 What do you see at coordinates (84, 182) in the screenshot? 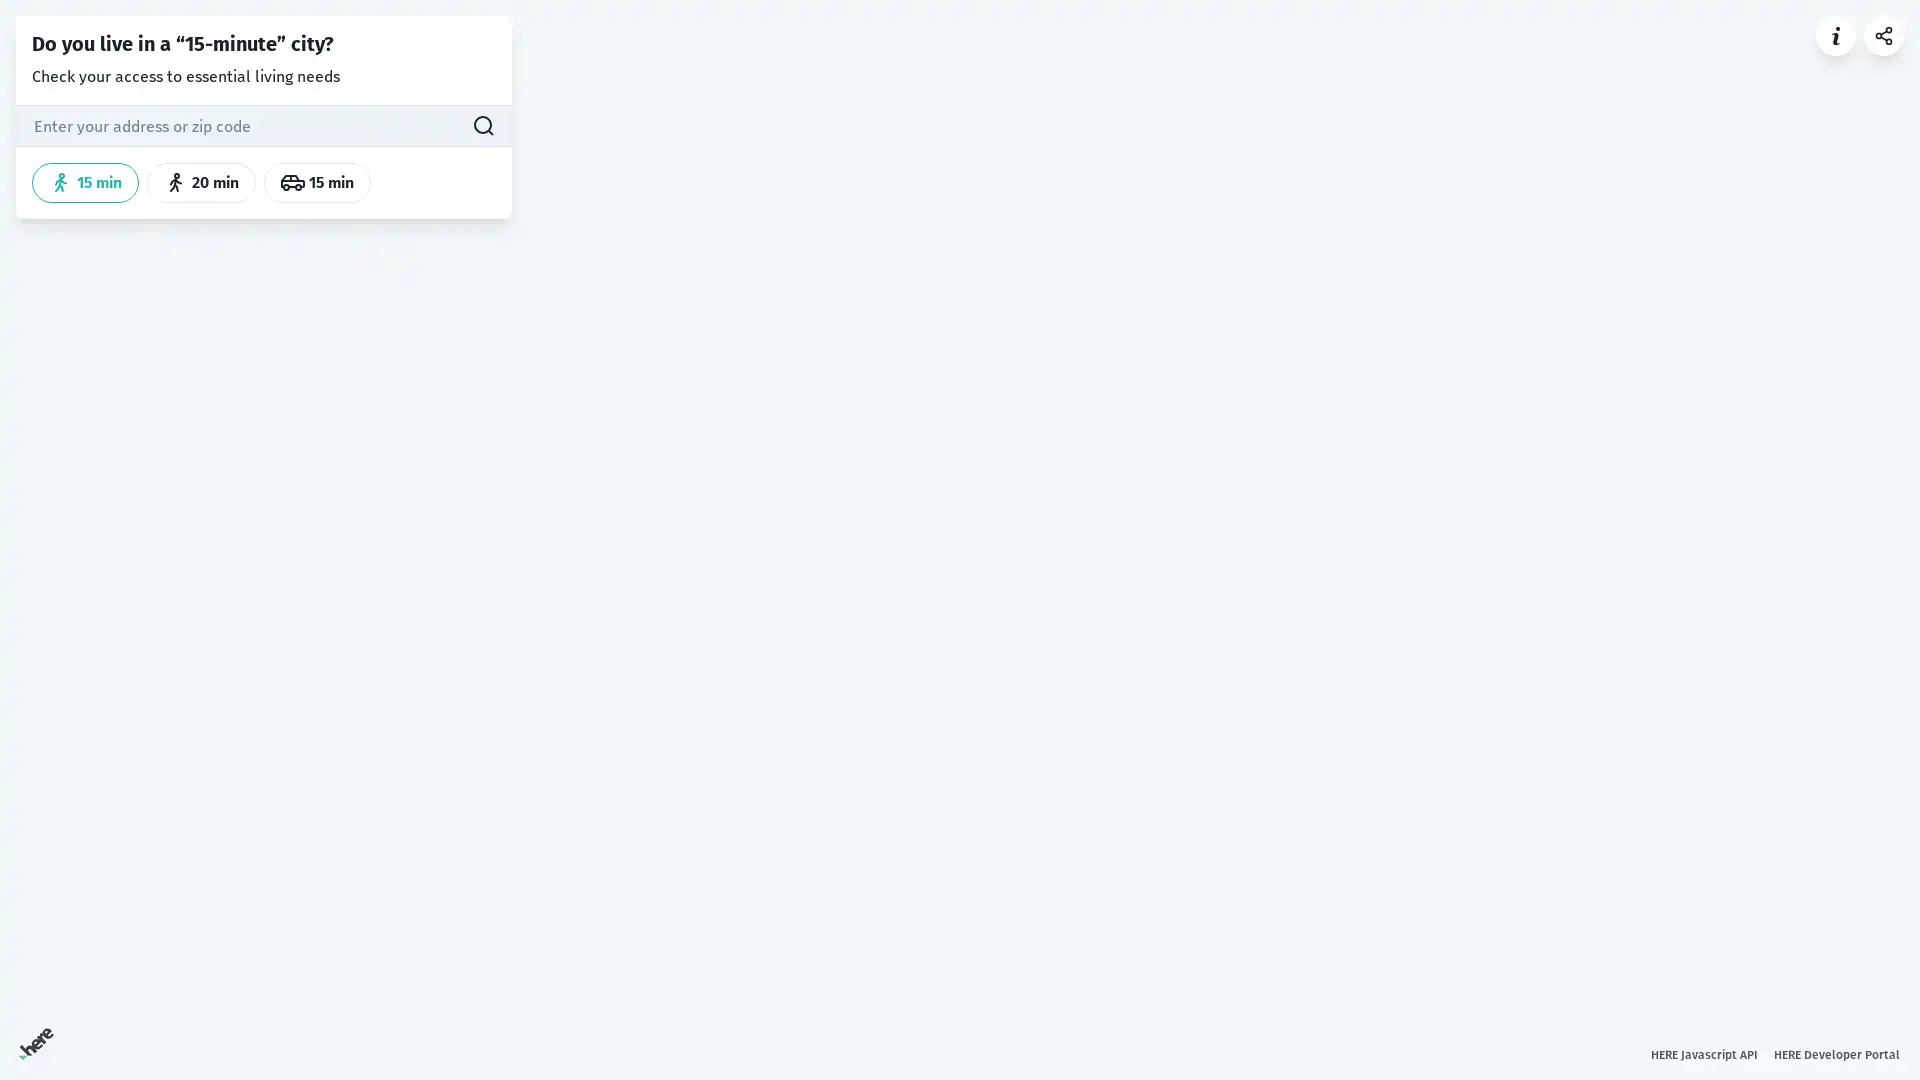
I see `15 min` at bounding box center [84, 182].